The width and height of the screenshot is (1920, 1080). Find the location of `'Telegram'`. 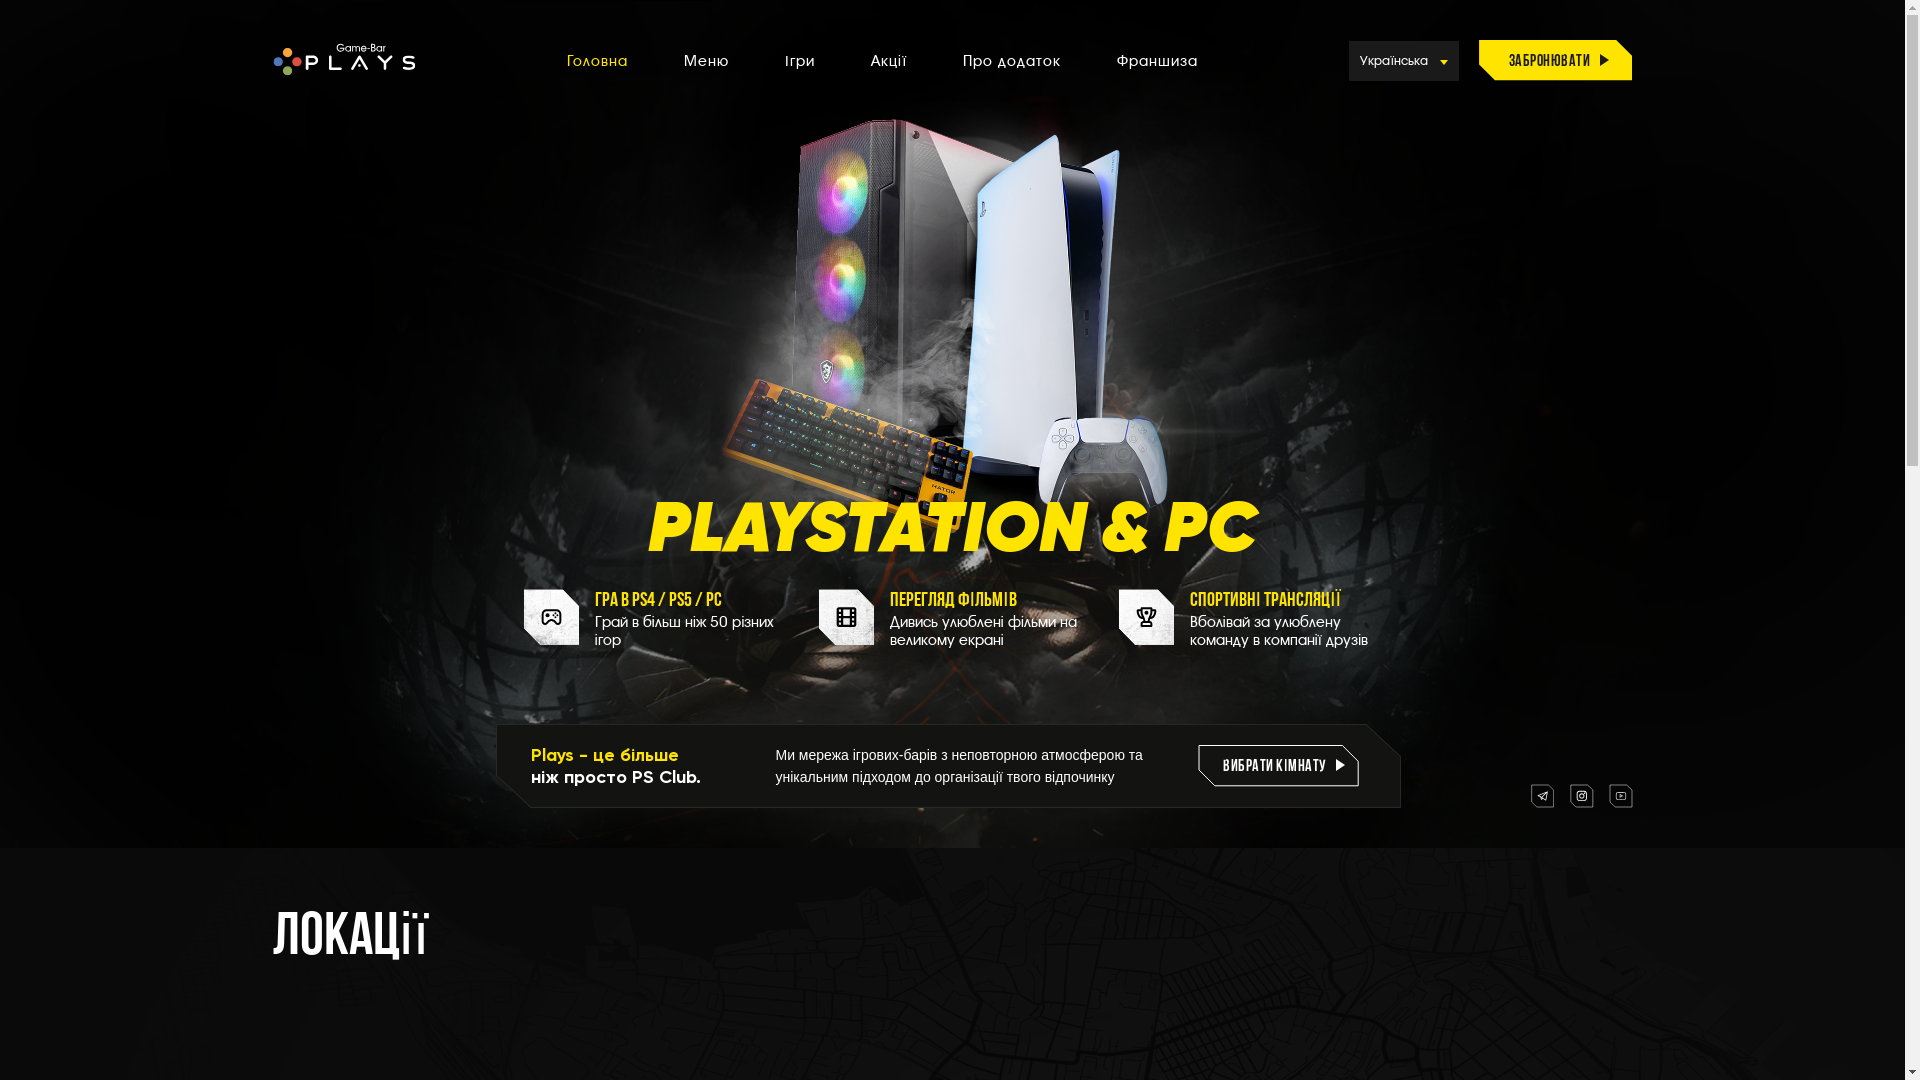

'Telegram' is located at coordinates (1529, 794).